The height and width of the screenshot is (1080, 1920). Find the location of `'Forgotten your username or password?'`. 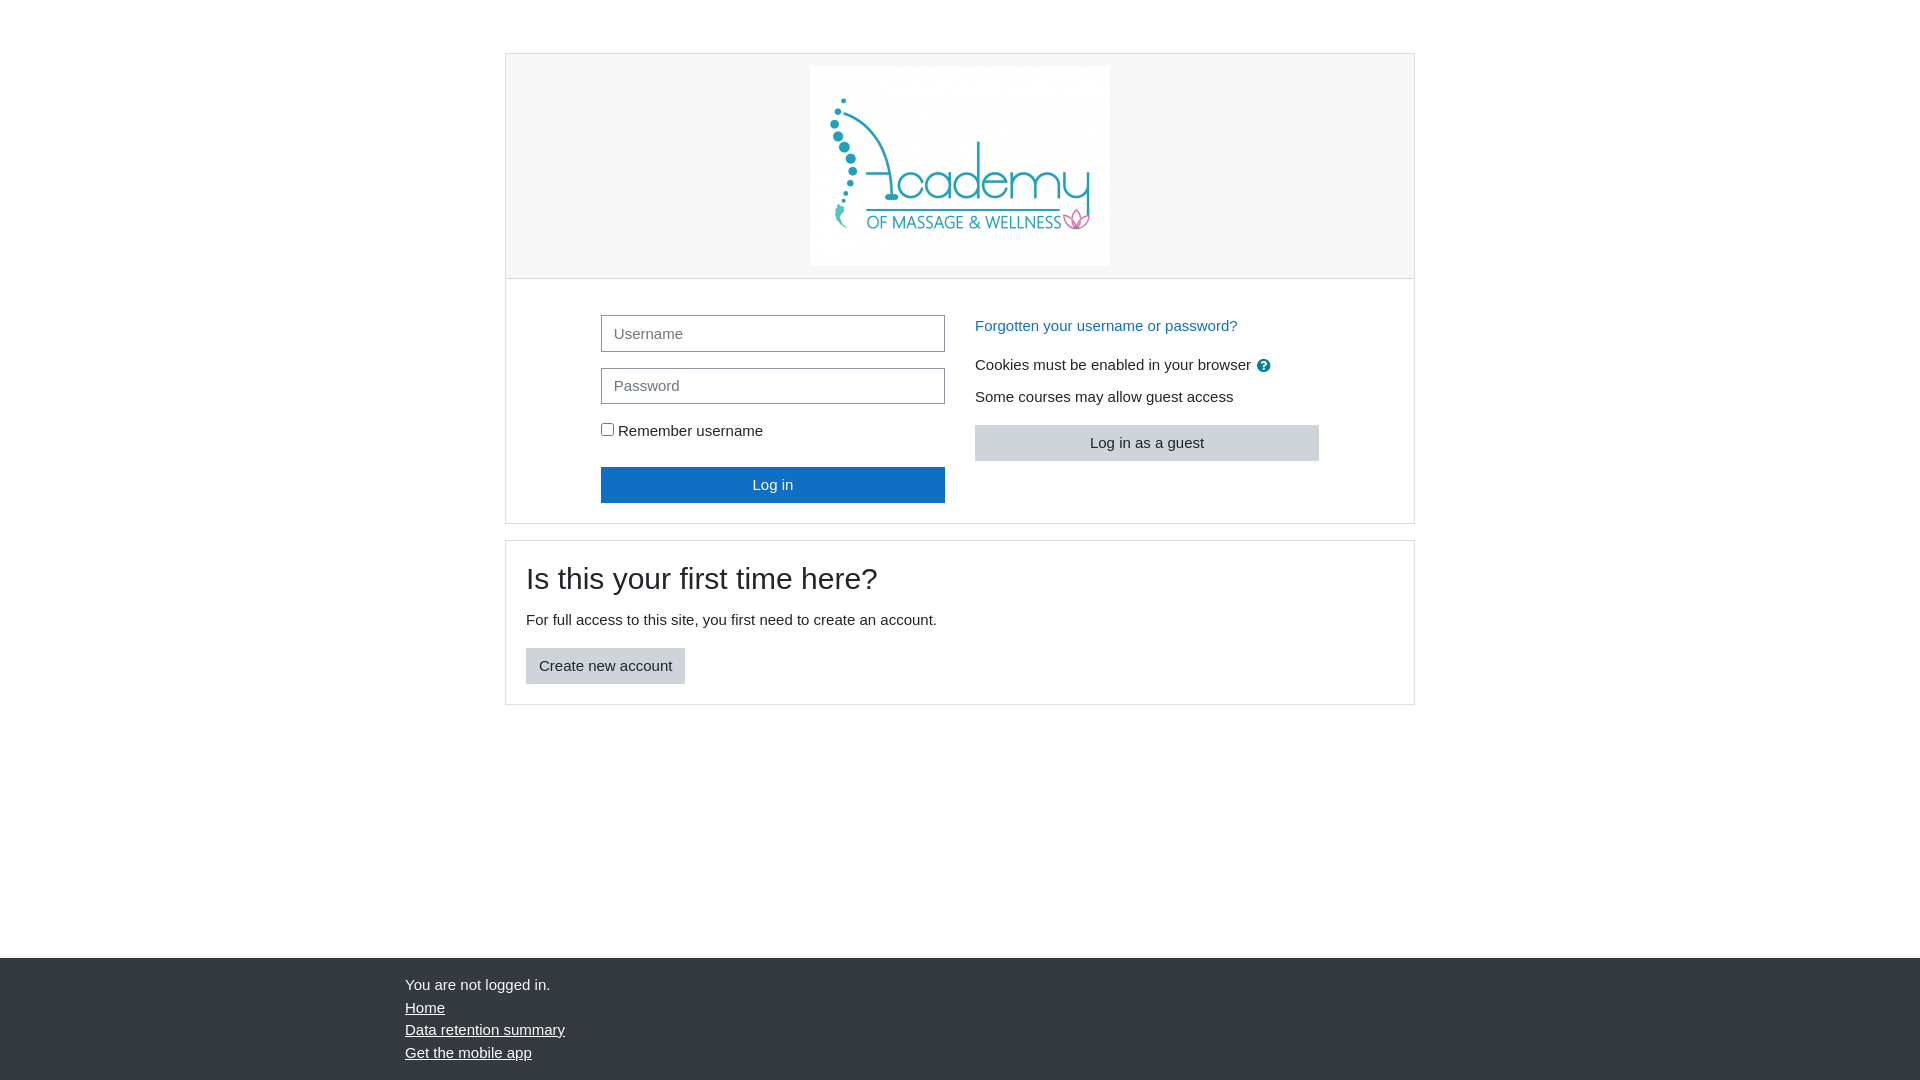

'Forgotten your username or password?' is located at coordinates (1105, 324).